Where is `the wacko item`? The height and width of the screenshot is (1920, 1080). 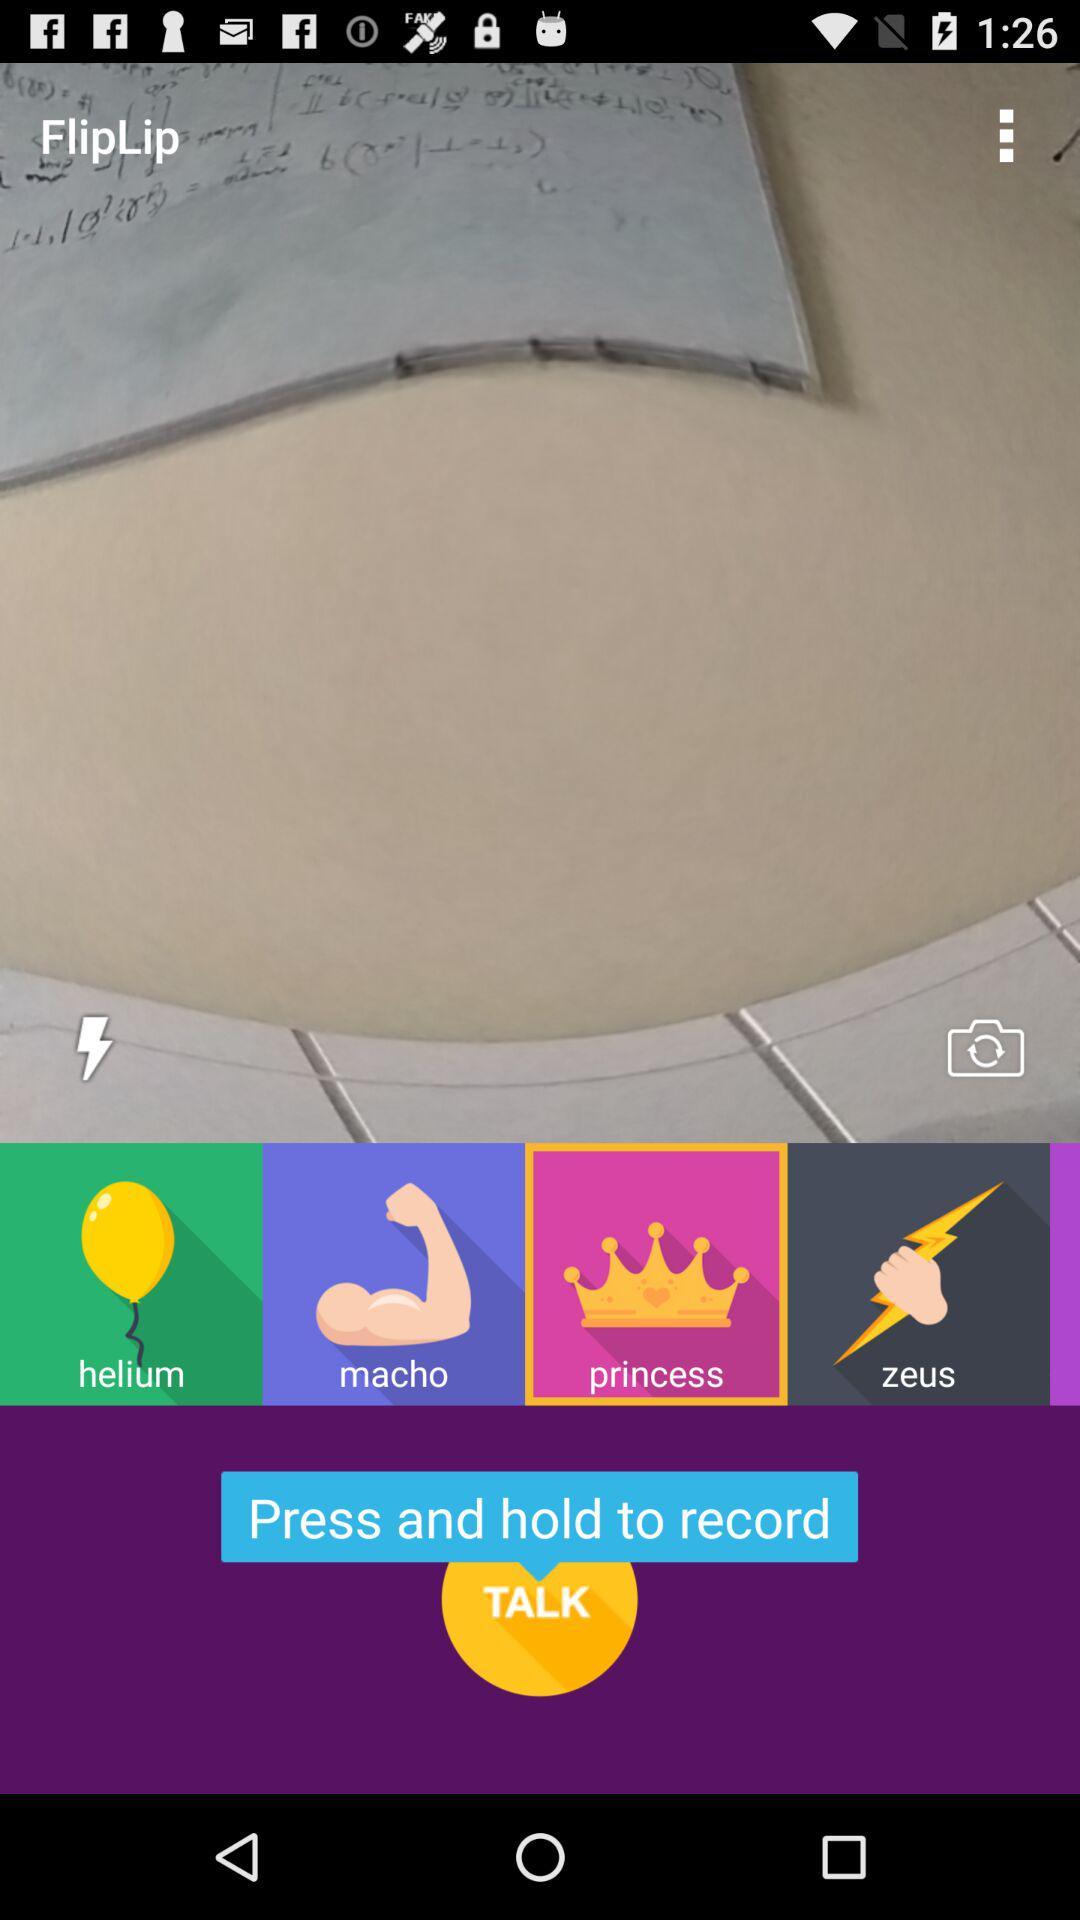
the wacko item is located at coordinates (1063, 1273).